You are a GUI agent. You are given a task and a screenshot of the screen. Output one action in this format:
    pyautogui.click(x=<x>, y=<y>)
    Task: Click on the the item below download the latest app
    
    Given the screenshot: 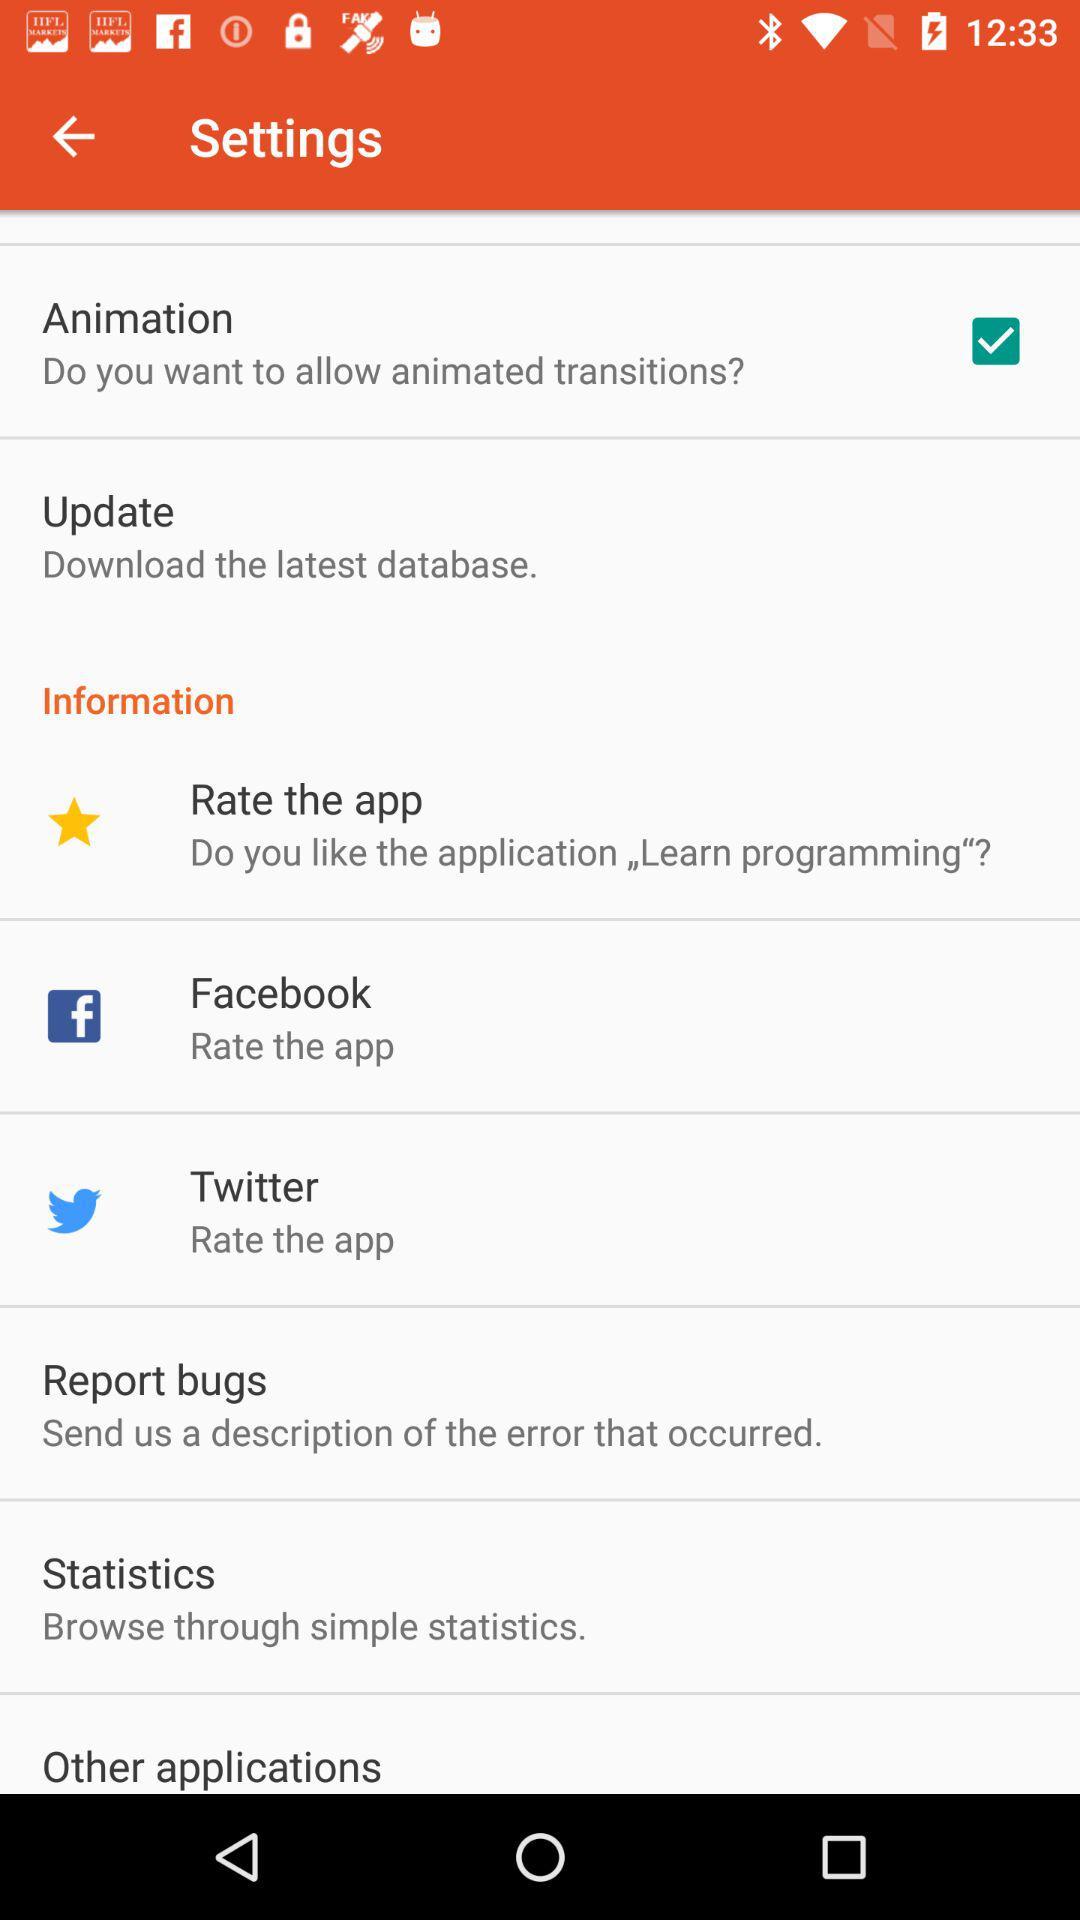 What is the action you would take?
    pyautogui.click(x=540, y=678)
    